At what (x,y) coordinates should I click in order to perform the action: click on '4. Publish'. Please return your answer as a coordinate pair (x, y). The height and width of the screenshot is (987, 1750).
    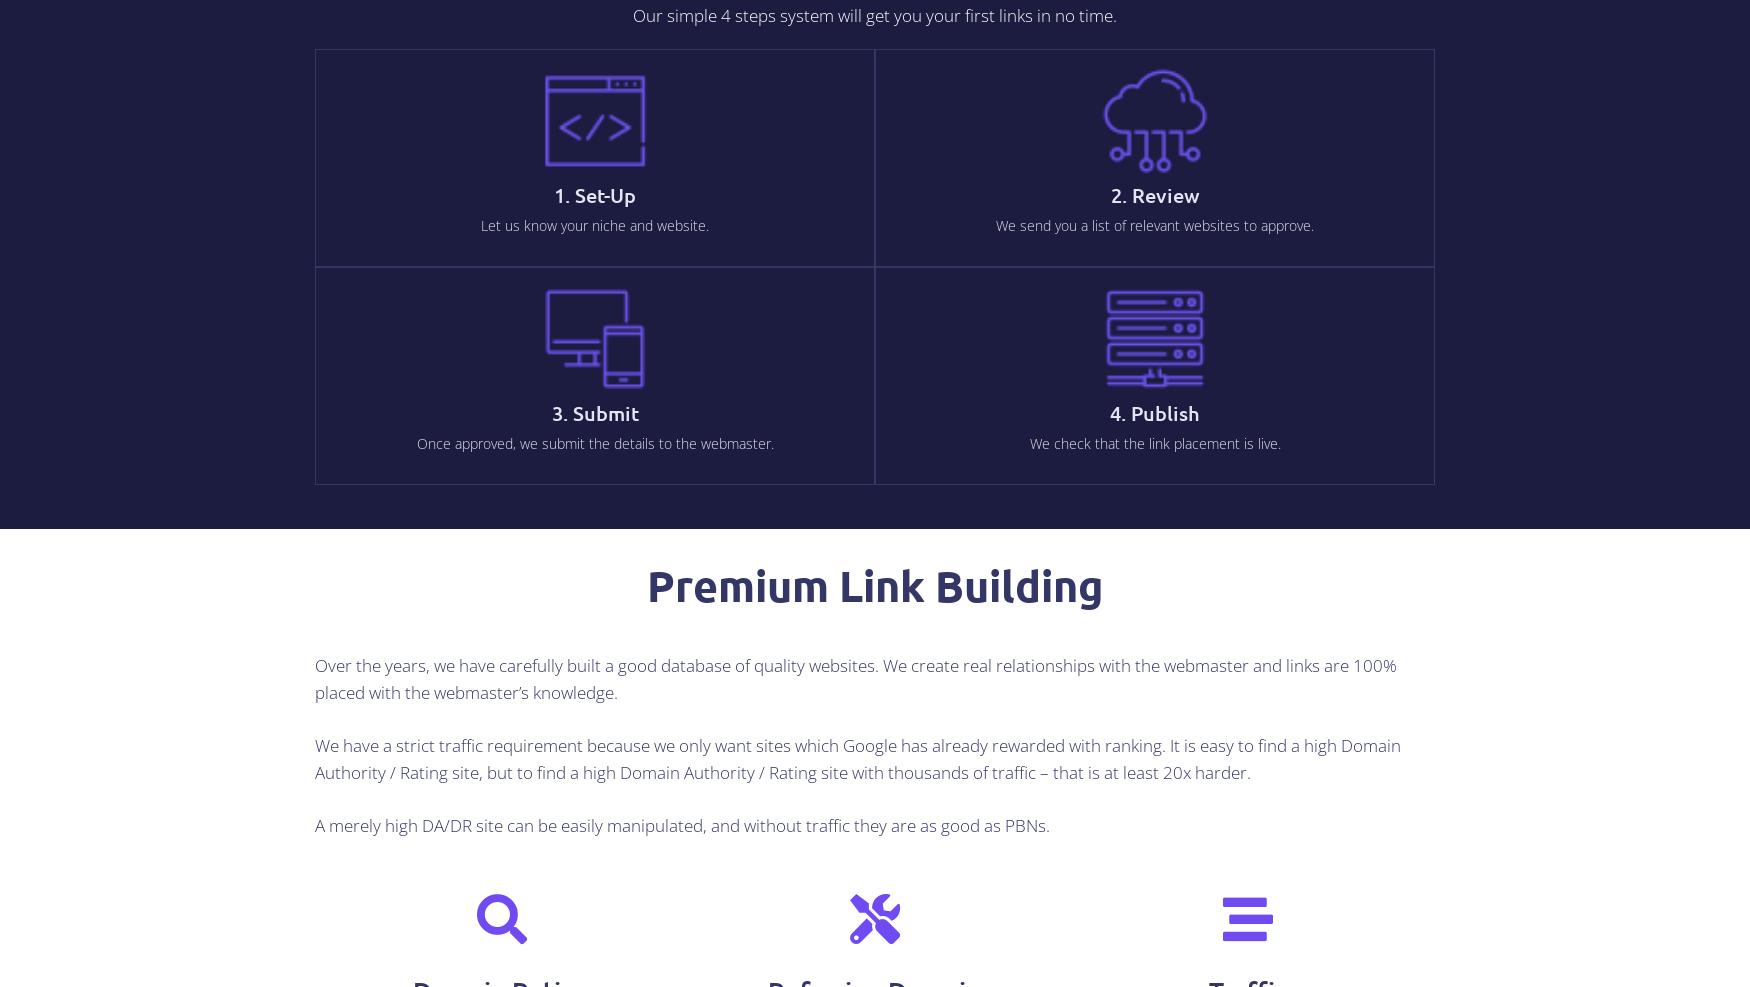
    Looking at the image, I should click on (1110, 411).